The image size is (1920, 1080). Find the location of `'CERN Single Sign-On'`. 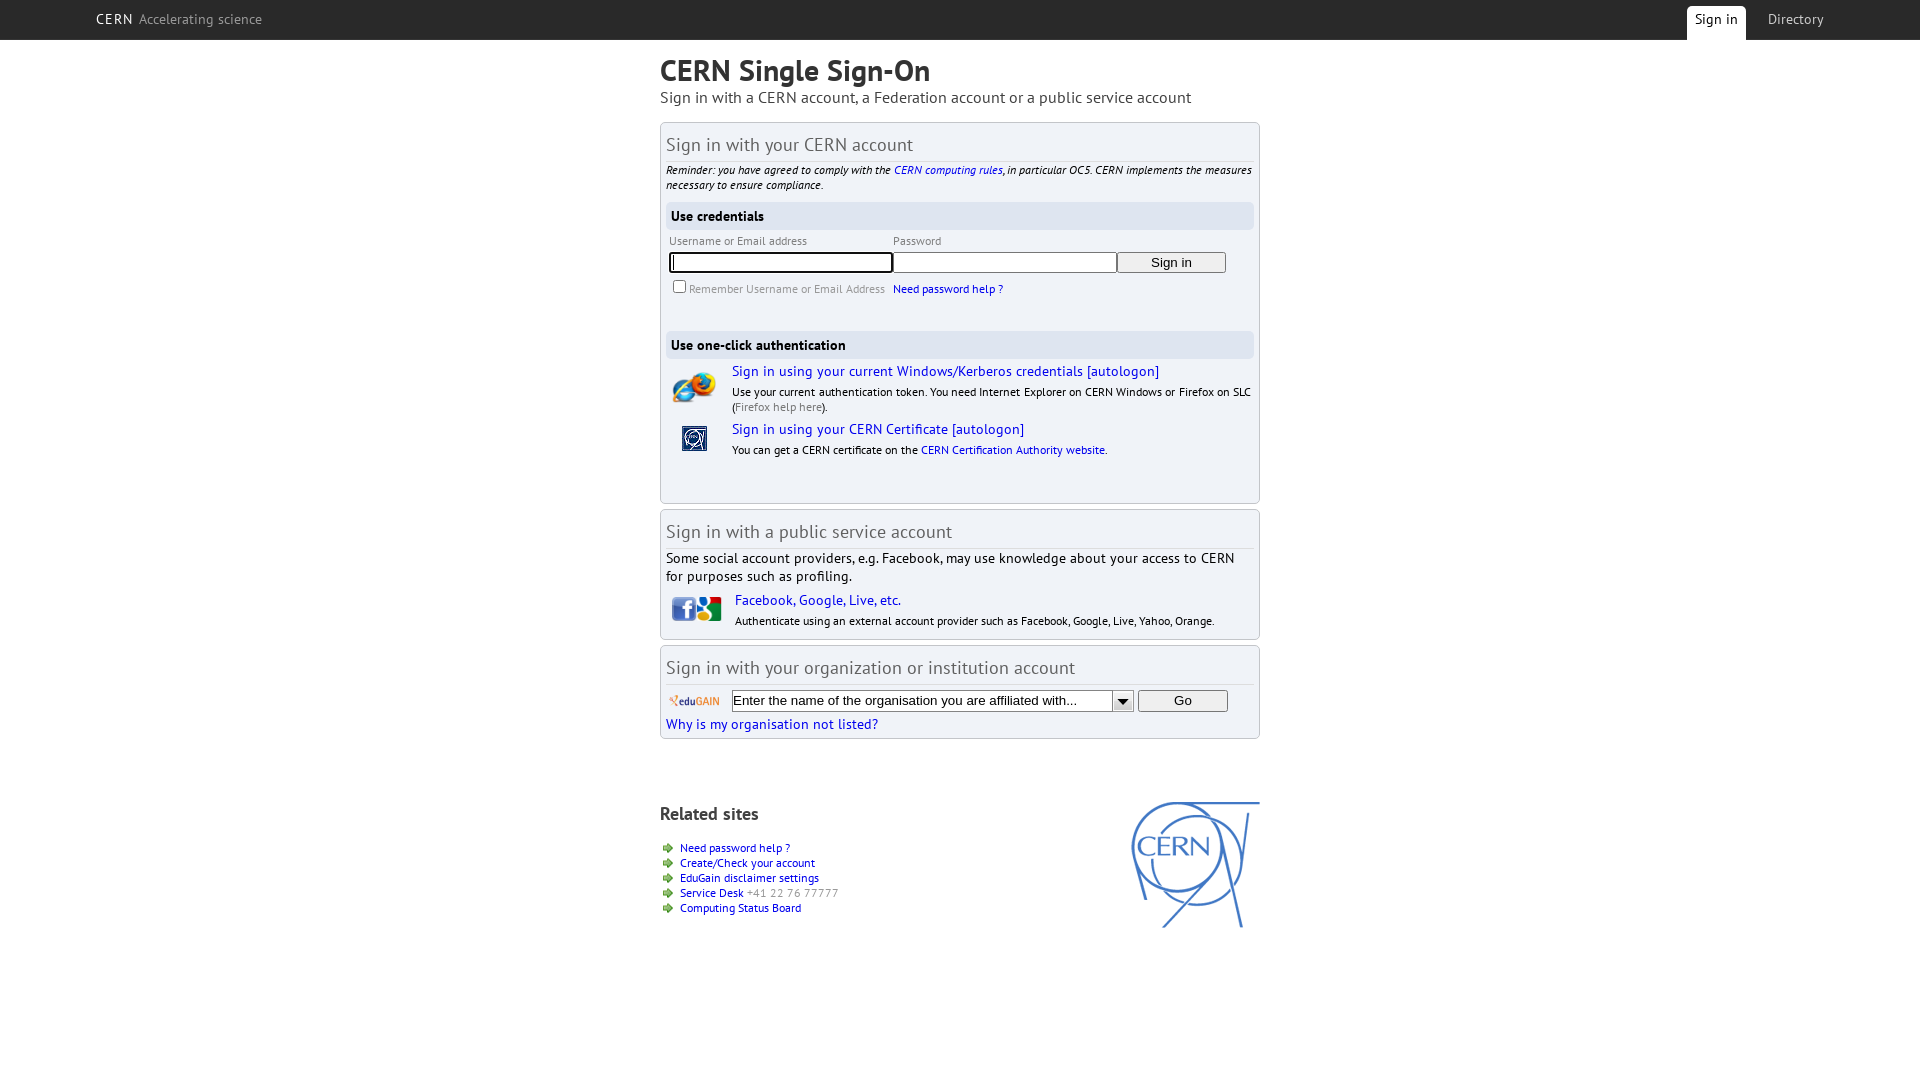

'CERN Single Sign-On' is located at coordinates (794, 68).